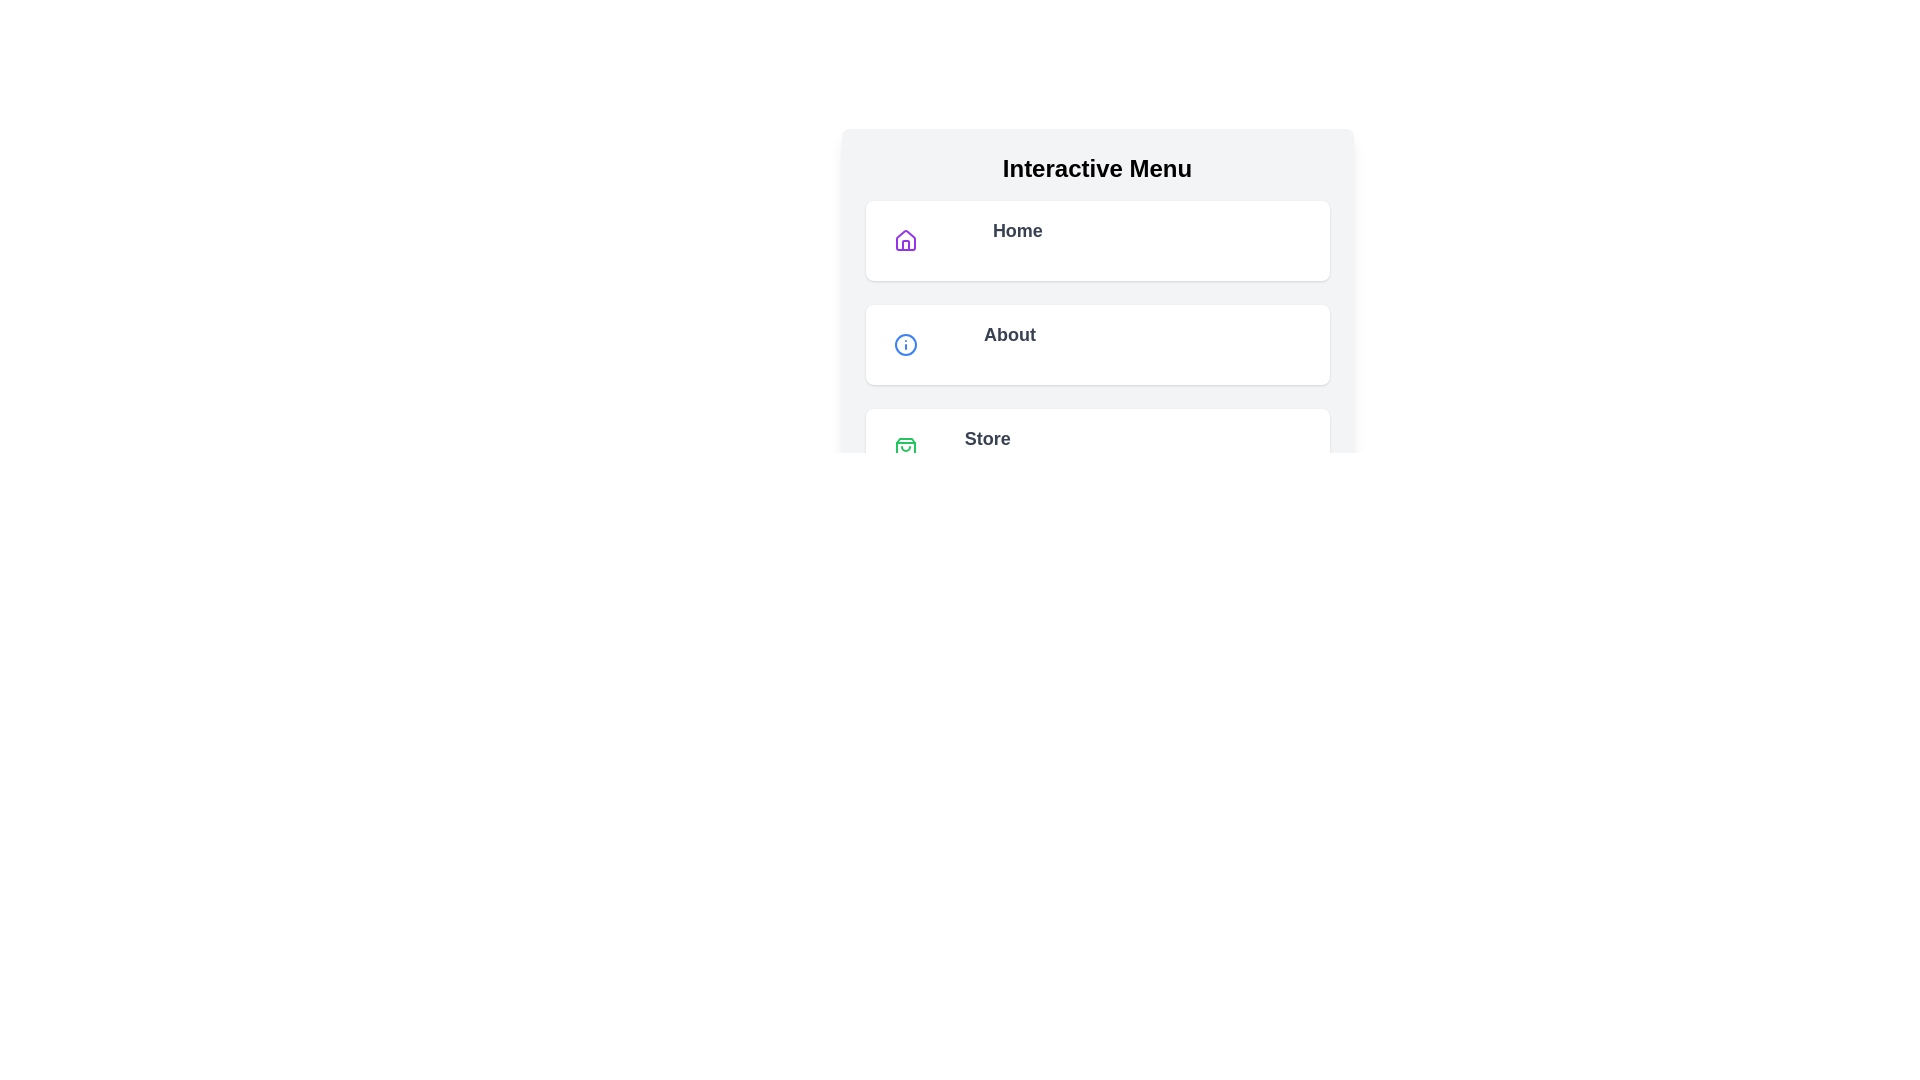 This screenshot has width=1920, height=1080. Describe the element at coordinates (1096, 343) in the screenshot. I see `the menu item labeled About to view its tooltip` at that location.